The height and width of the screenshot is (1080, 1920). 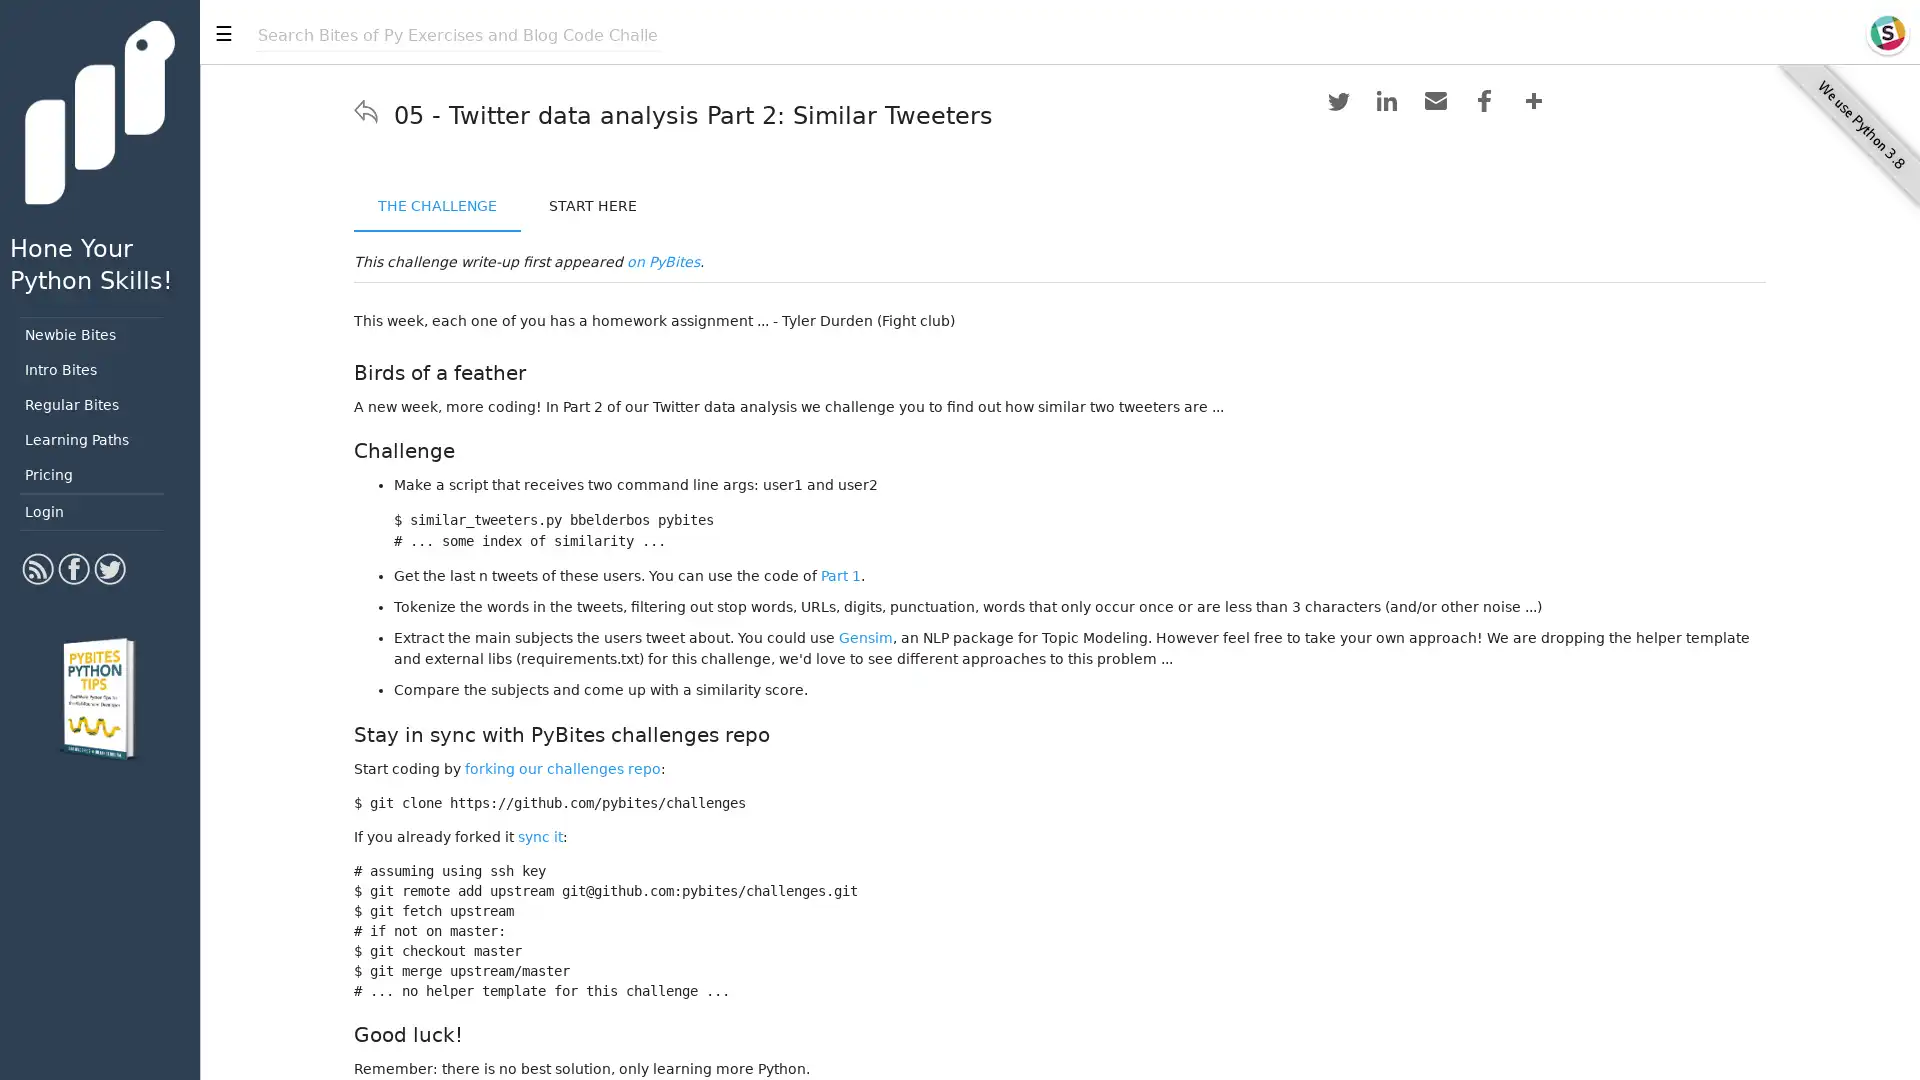 I want to click on Share to Facebook, so click(x=1476, y=100).